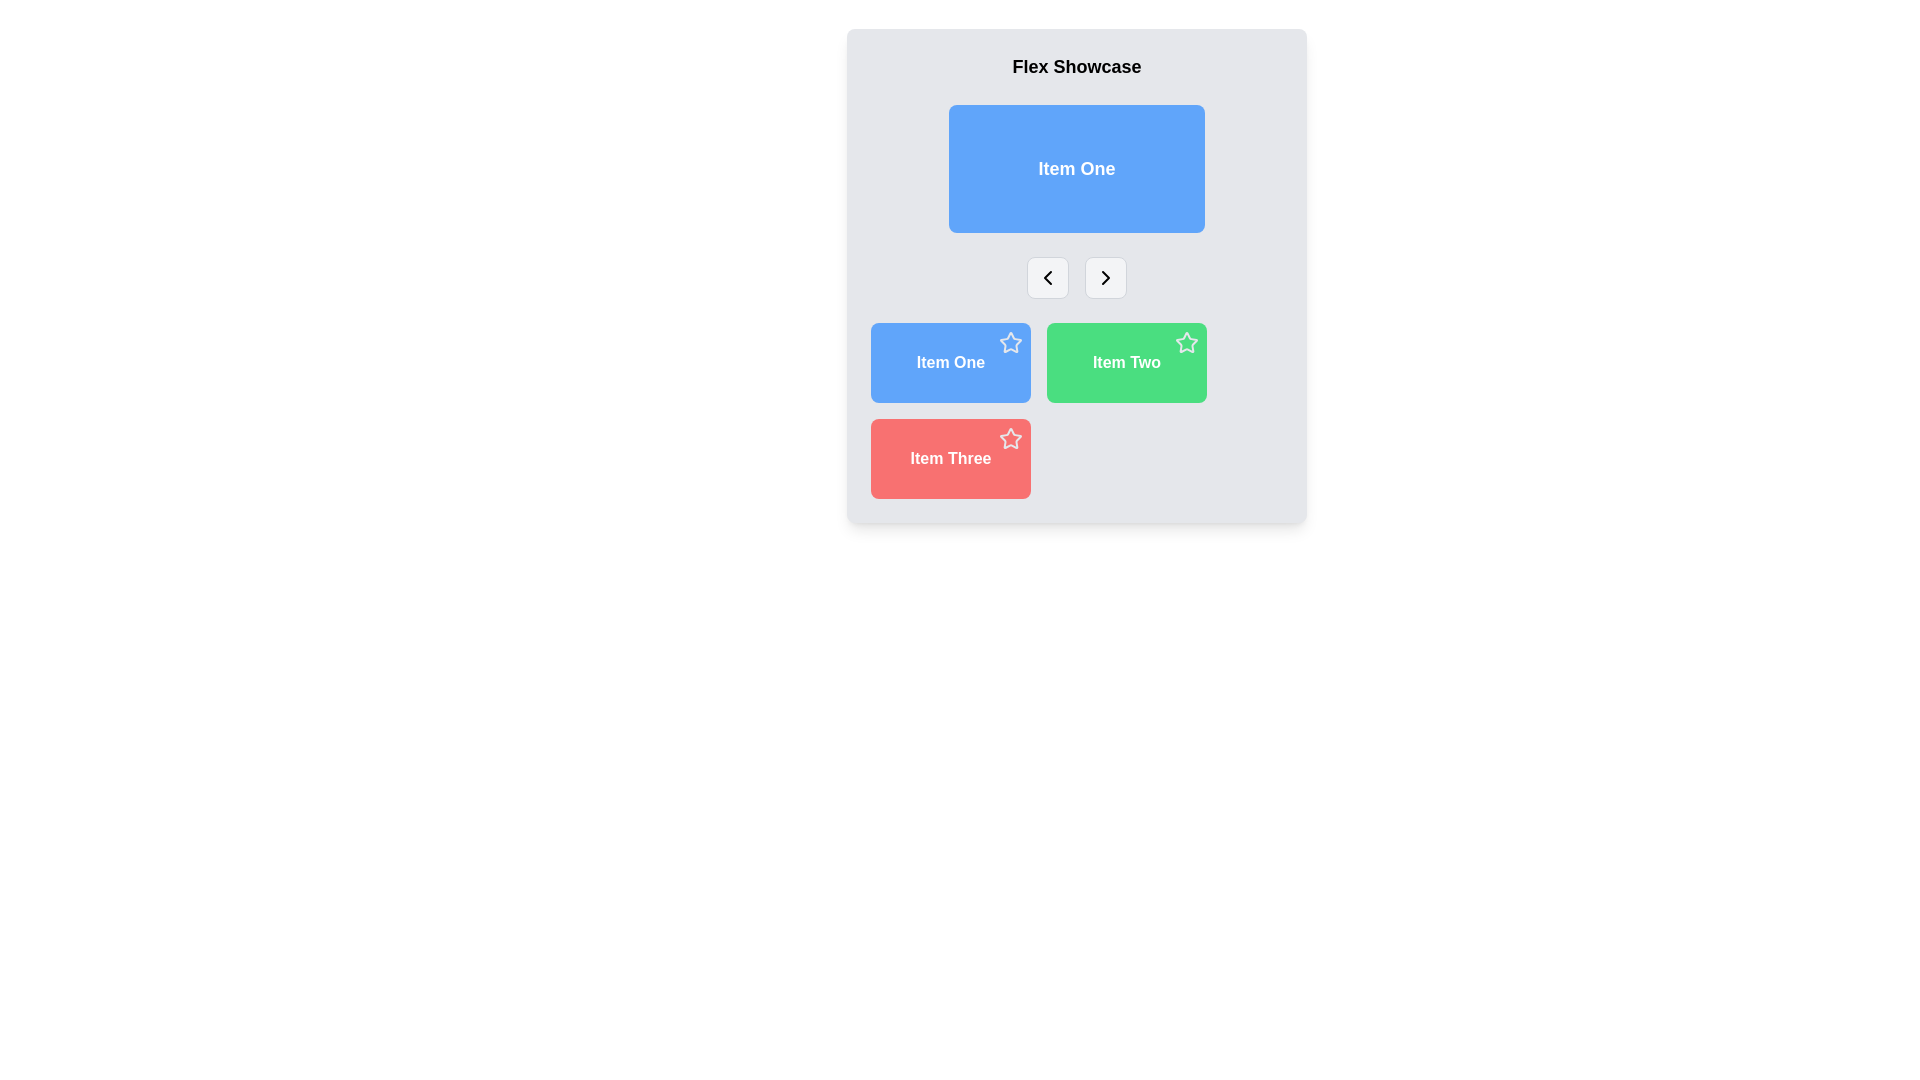  What do you see at coordinates (1185, 341) in the screenshot?
I see `the star icon within the green button labeled 'Item Two'` at bounding box center [1185, 341].